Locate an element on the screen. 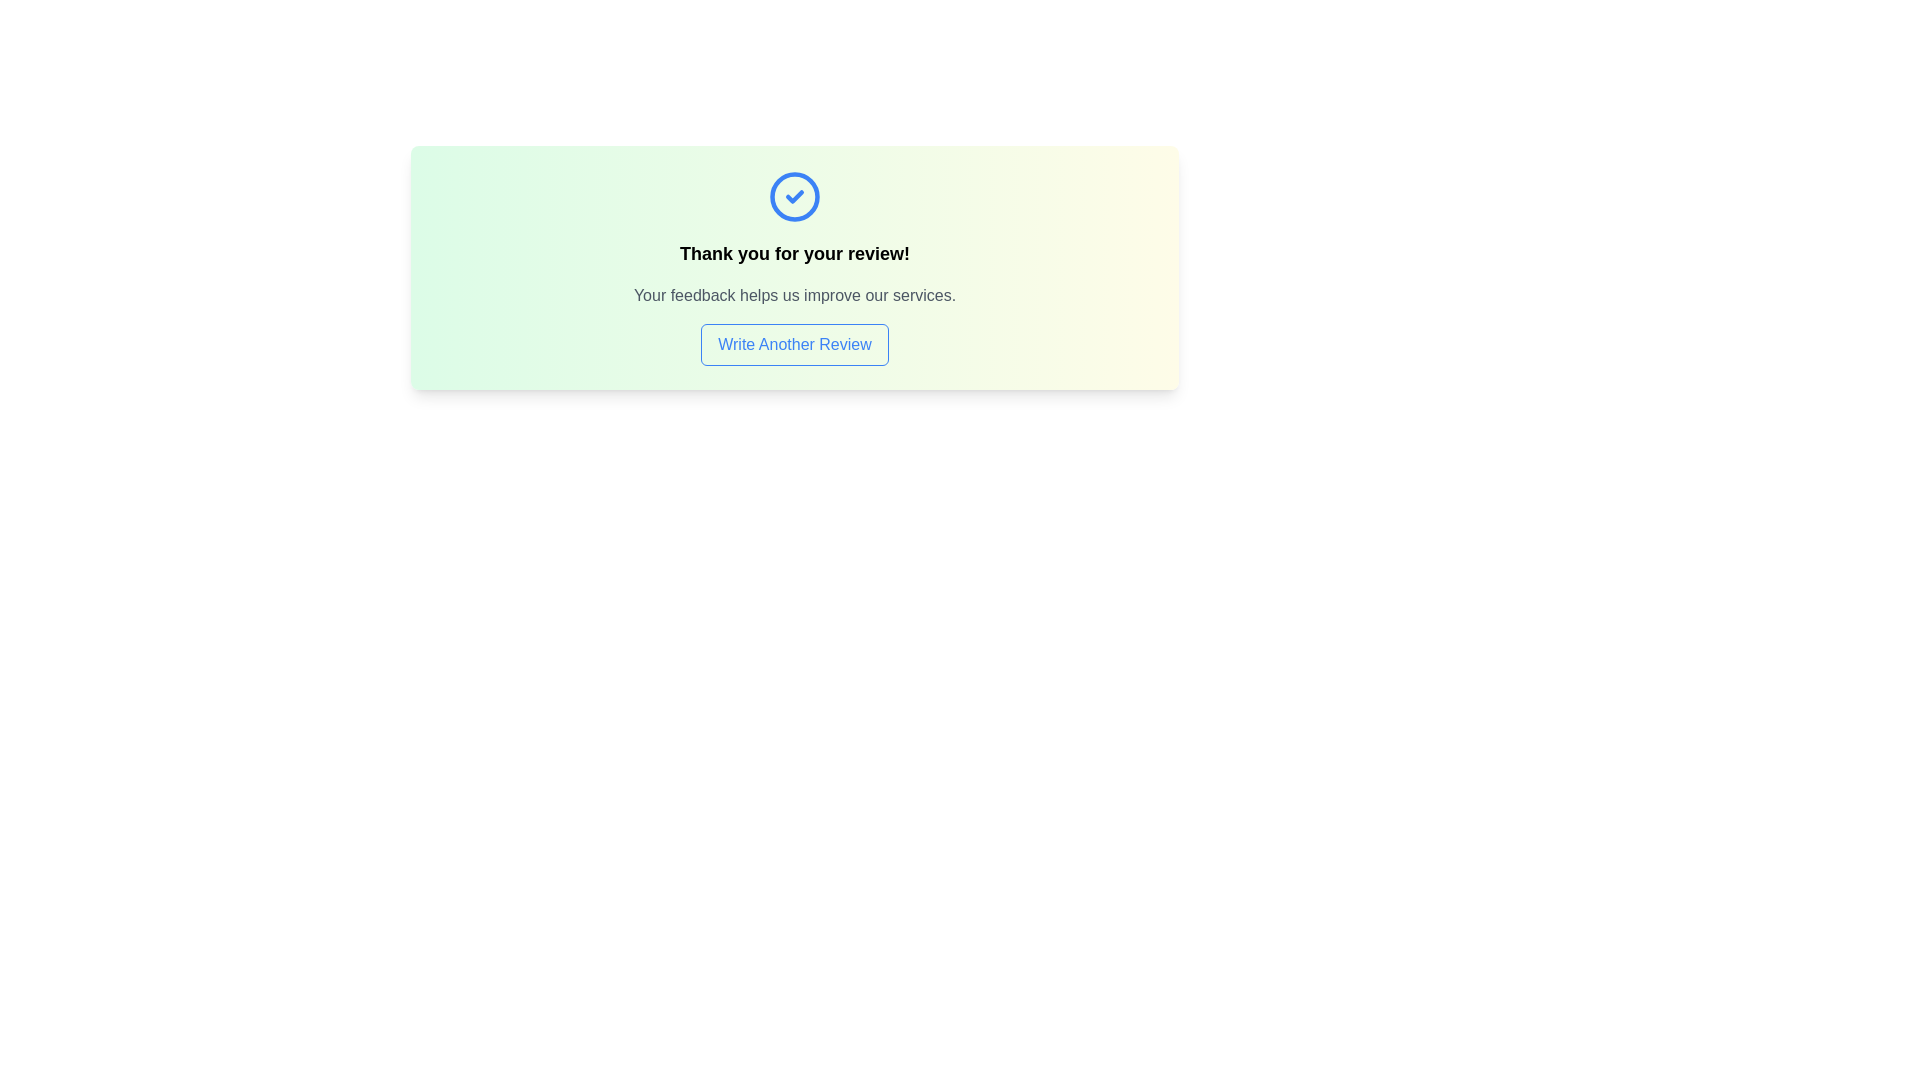 This screenshot has width=1920, height=1080. text within the card that has a gradient background from yellow to green, featuring a blue circle with a white checkmark, bold text 'Thank you for your review!', and smaller text 'Your feedback helps us improve our services.' is located at coordinates (794, 266).